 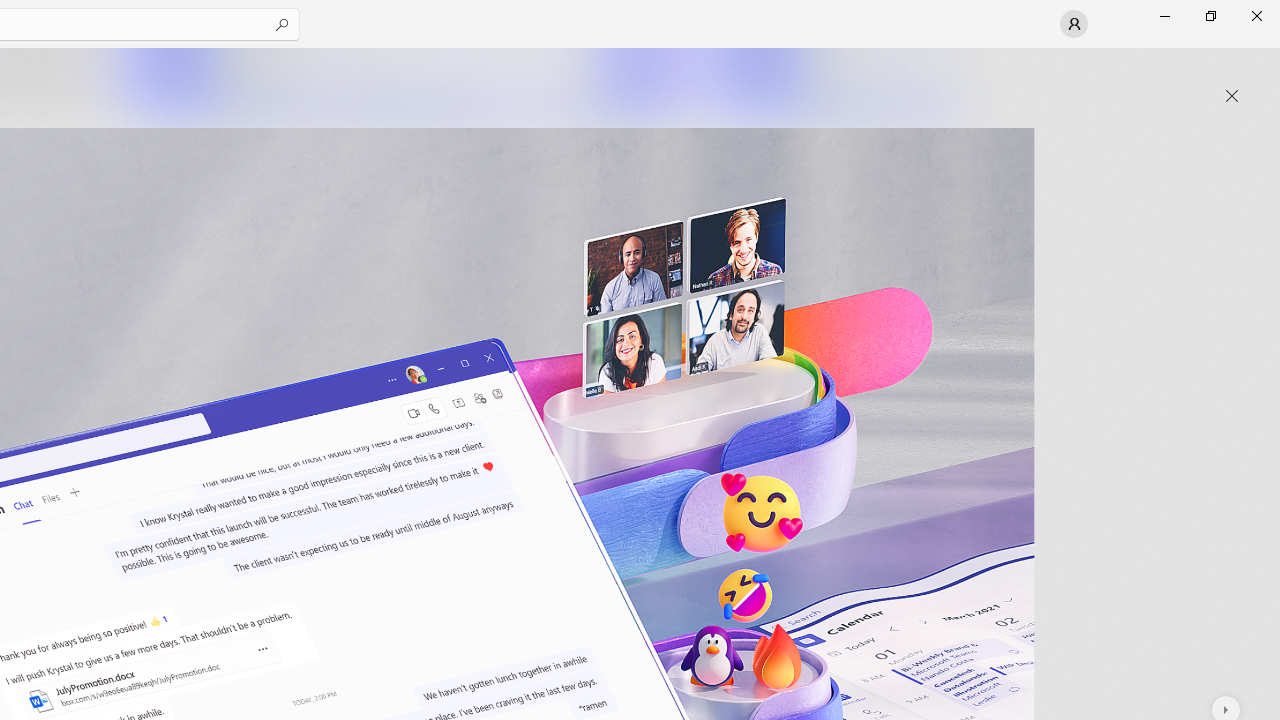 What do you see at coordinates (1231, 96) in the screenshot?
I see `'close popup window'` at bounding box center [1231, 96].